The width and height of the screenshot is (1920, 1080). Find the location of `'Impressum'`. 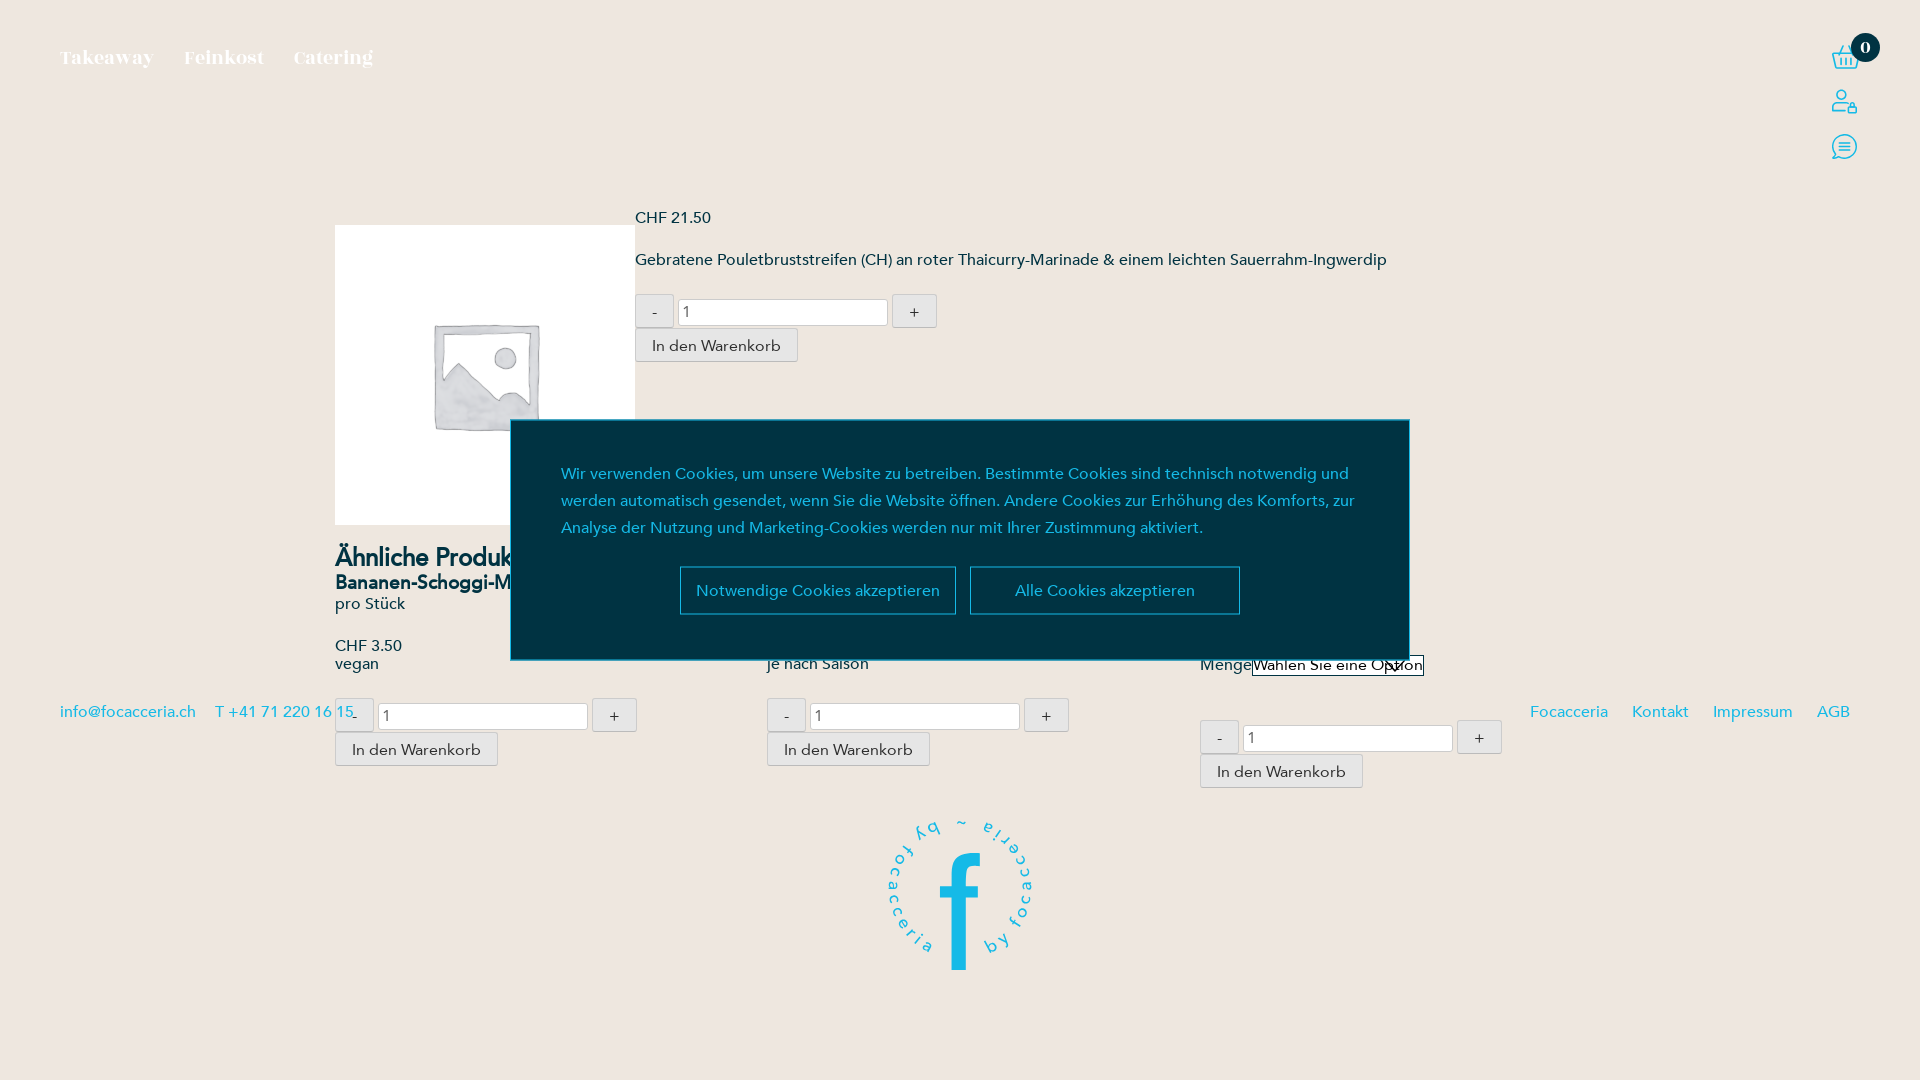

'Impressum' is located at coordinates (1751, 711).